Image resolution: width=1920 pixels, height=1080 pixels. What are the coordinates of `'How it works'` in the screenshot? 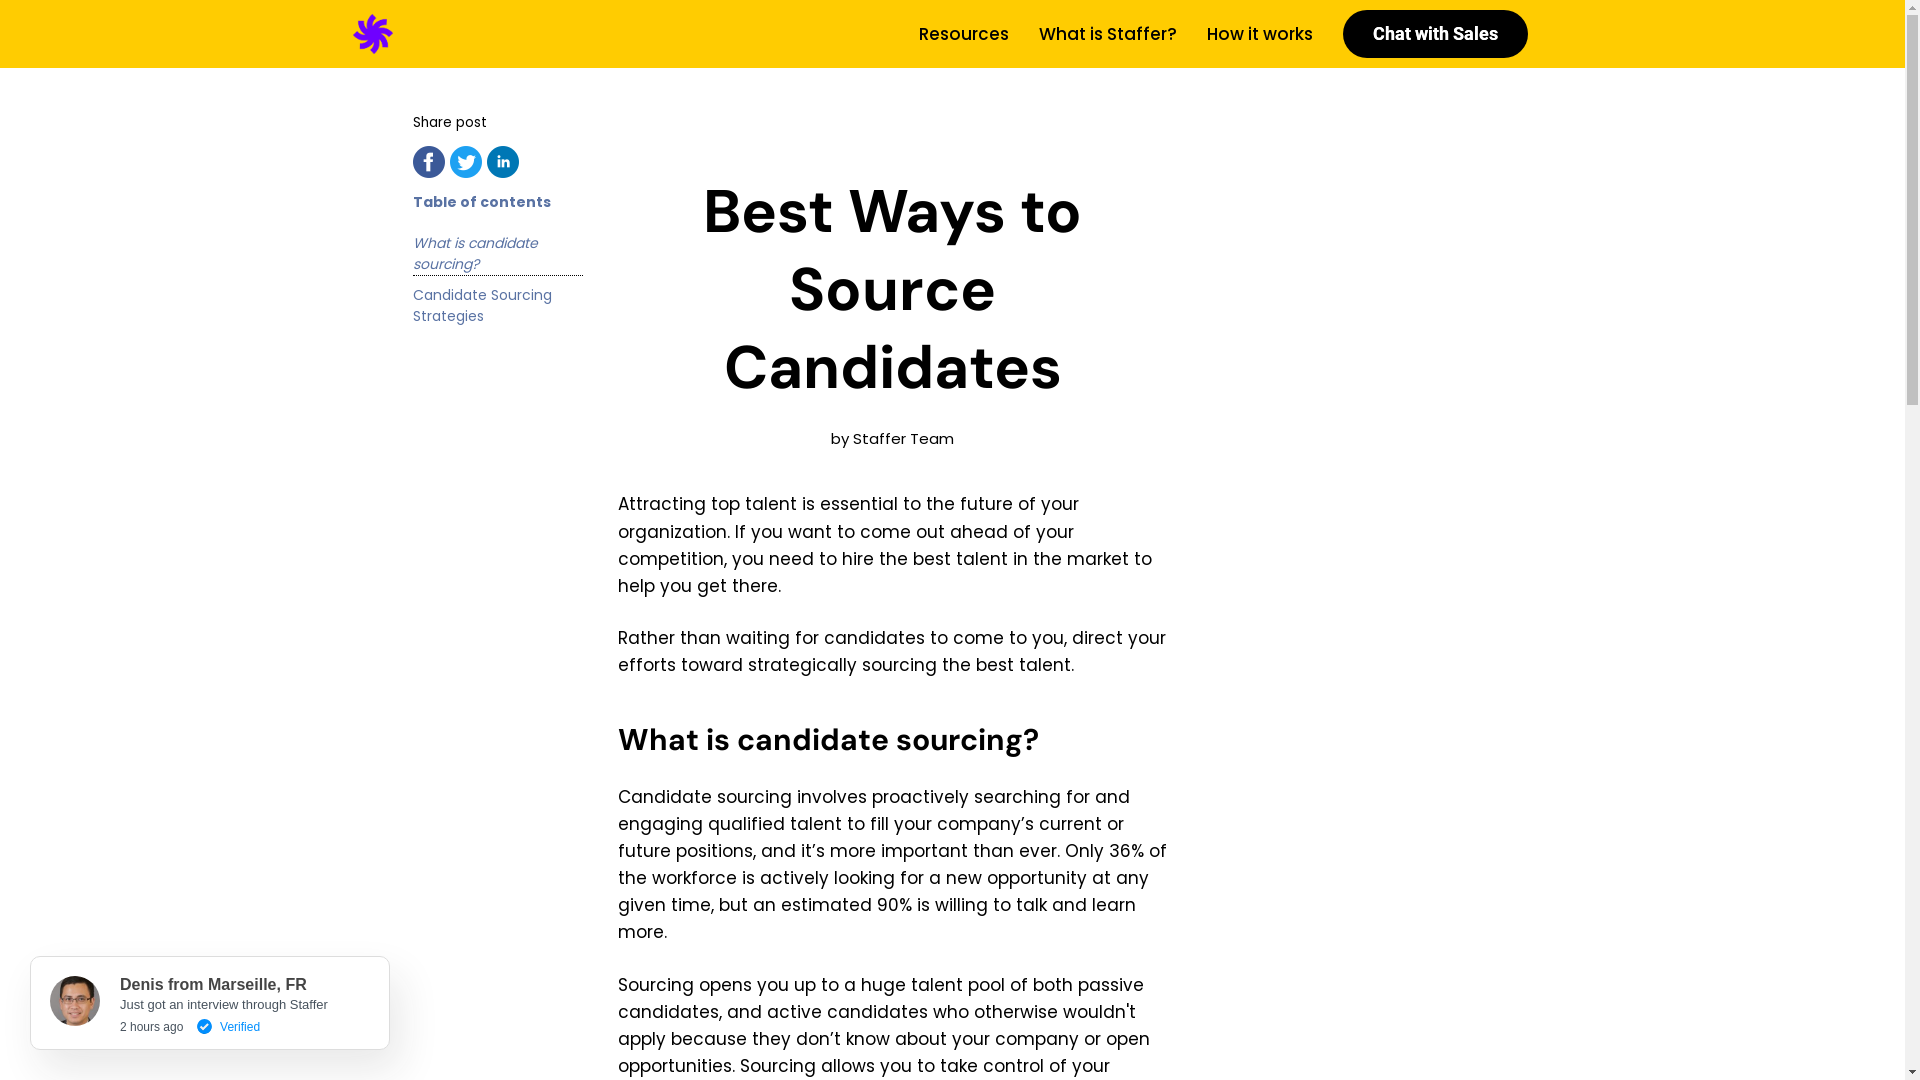 It's located at (1257, 34).